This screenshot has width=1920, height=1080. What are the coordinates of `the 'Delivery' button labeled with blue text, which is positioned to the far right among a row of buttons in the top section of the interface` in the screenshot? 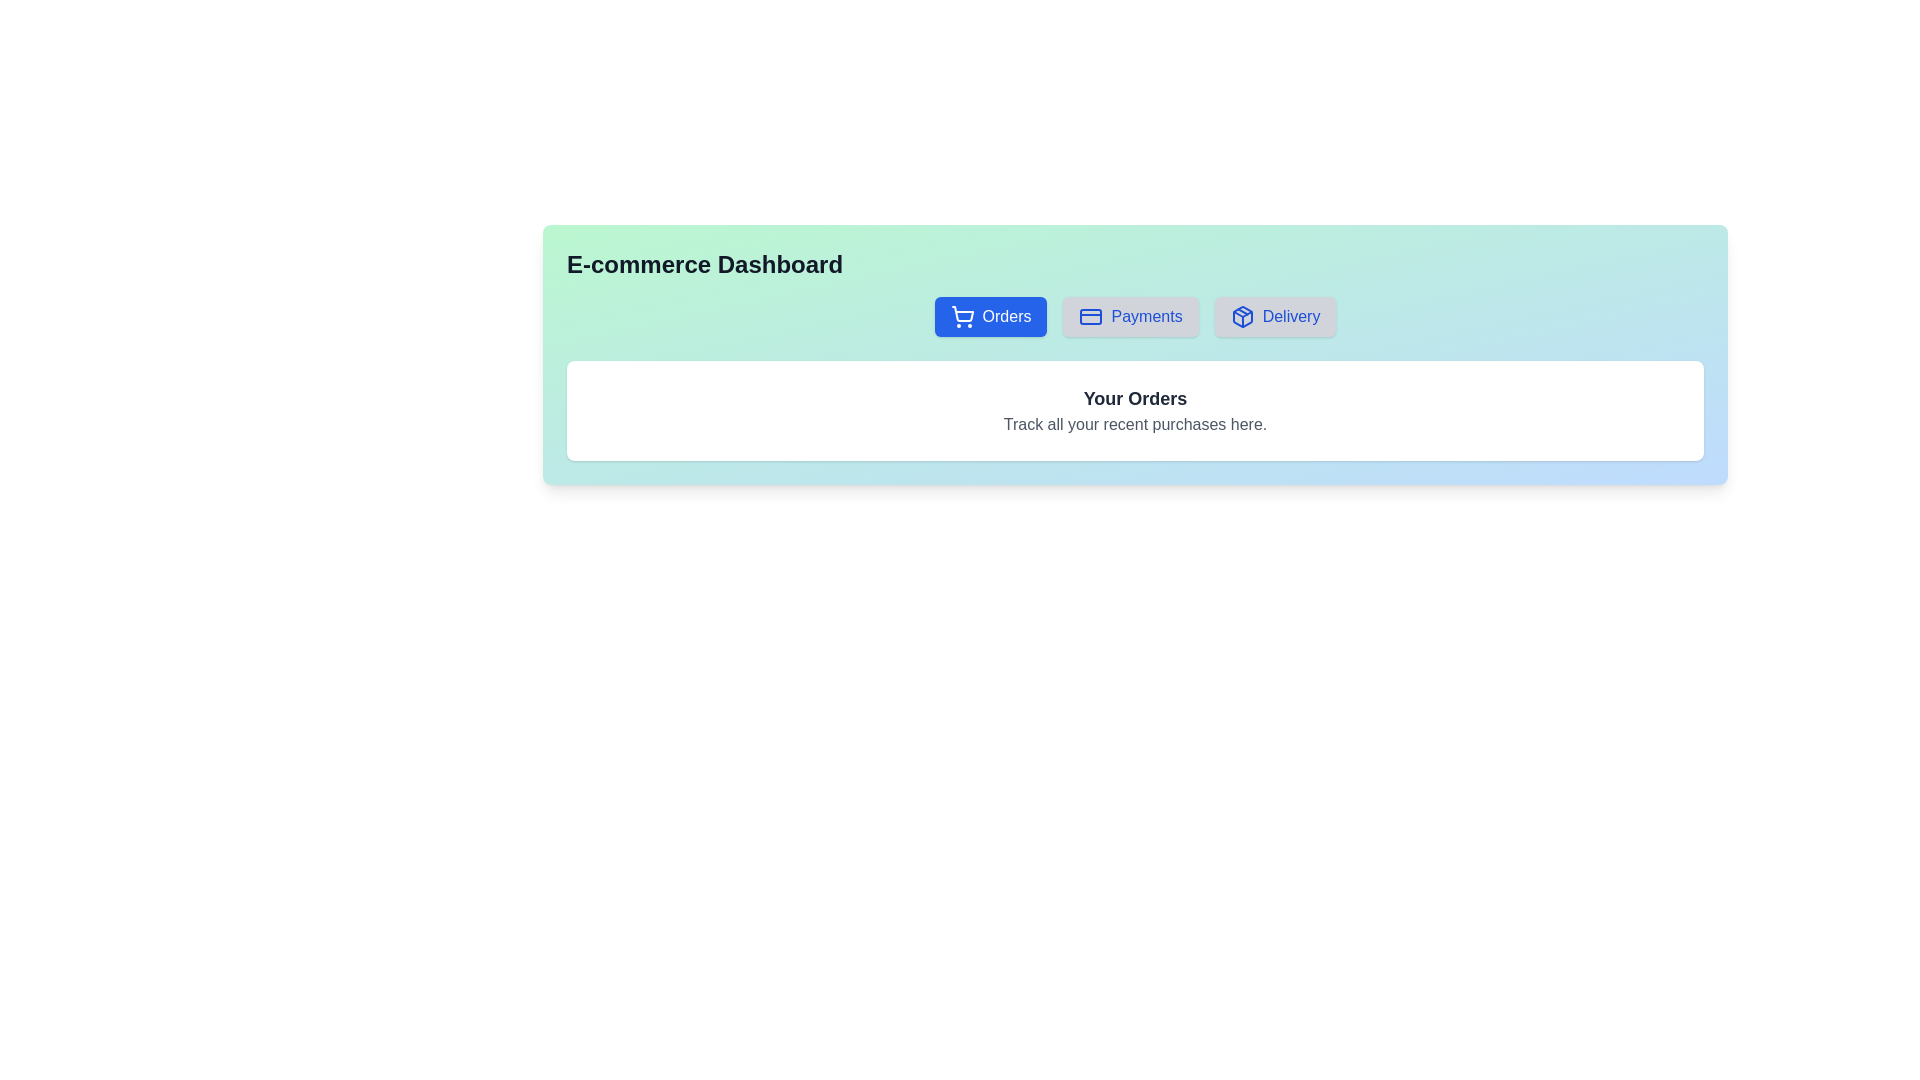 It's located at (1291, 315).